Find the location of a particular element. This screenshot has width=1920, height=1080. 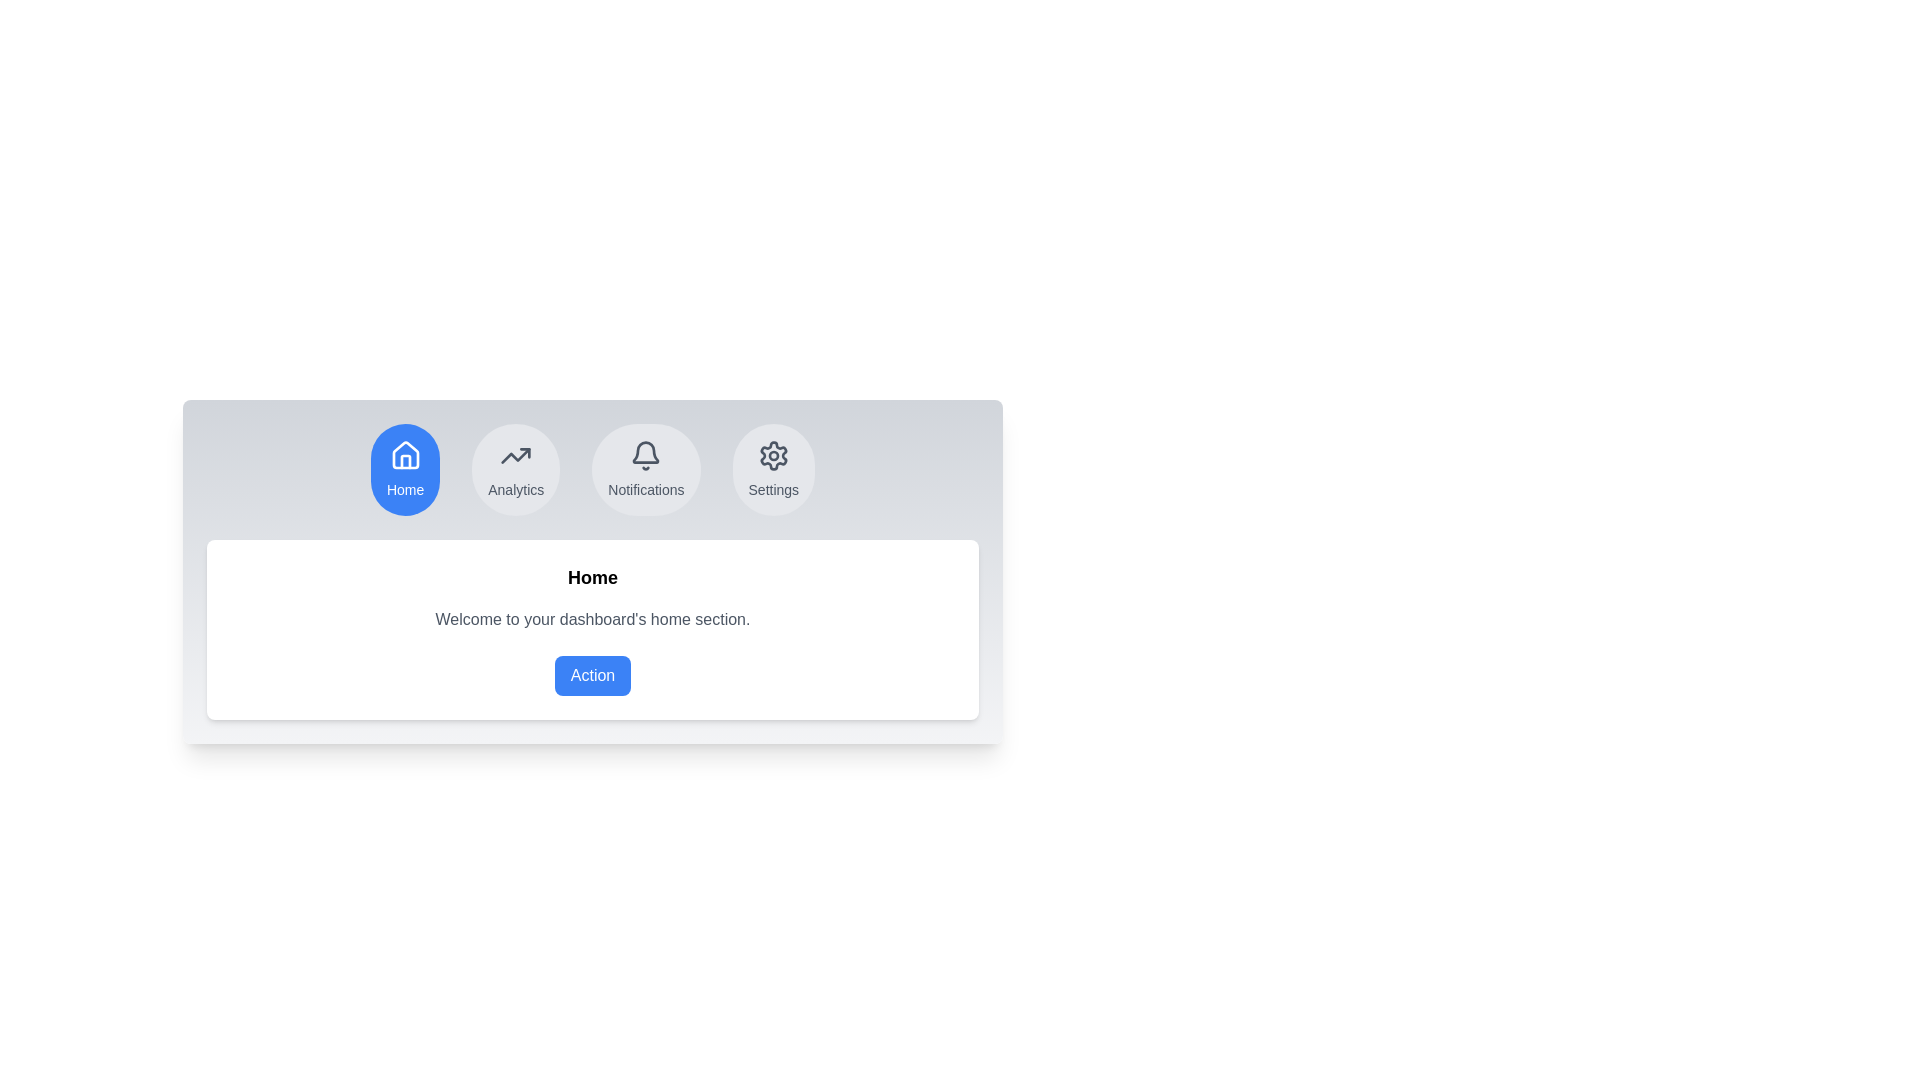

the Notifications tab by clicking its button is located at coordinates (646, 470).